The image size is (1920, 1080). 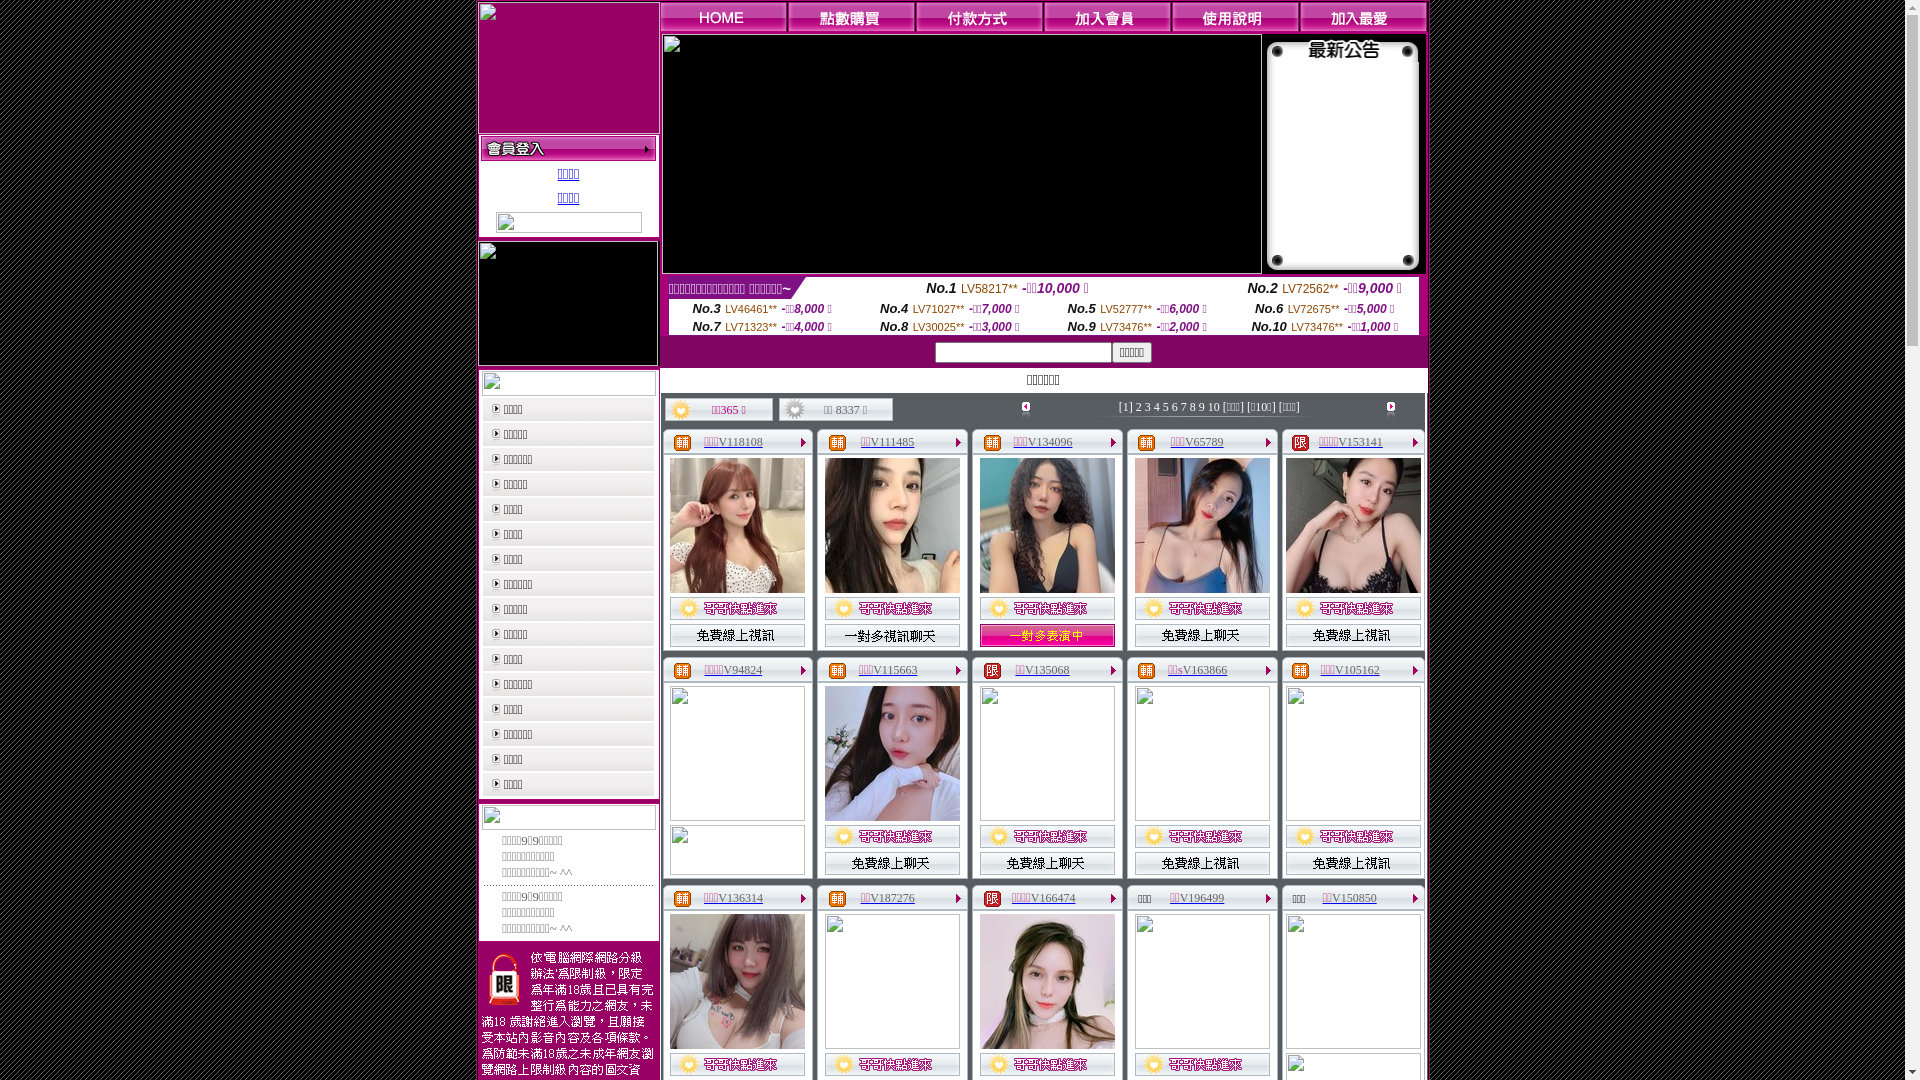 What do you see at coordinates (1052, 897) in the screenshot?
I see `'V166474'` at bounding box center [1052, 897].